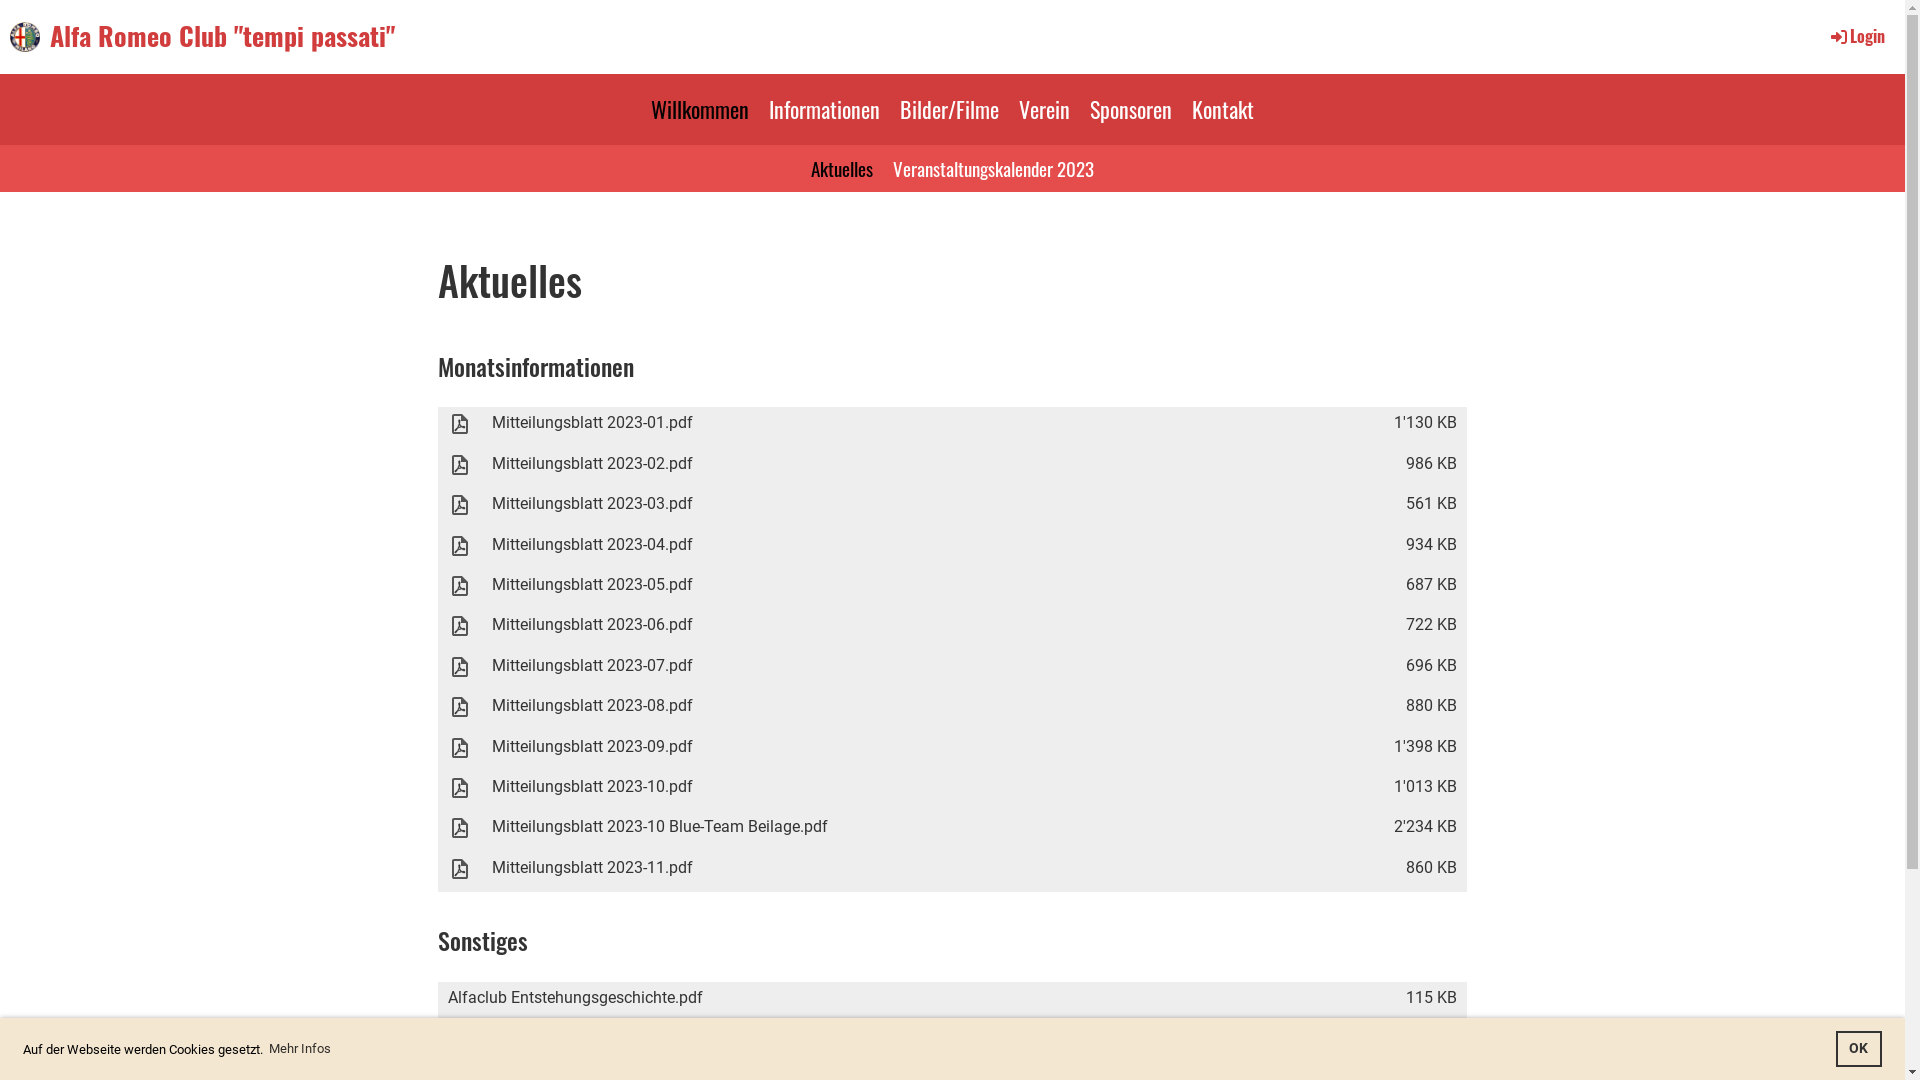 The width and height of the screenshot is (1920, 1080). Describe the element at coordinates (824, 109) in the screenshot. I see `'Informationen'` at that location.